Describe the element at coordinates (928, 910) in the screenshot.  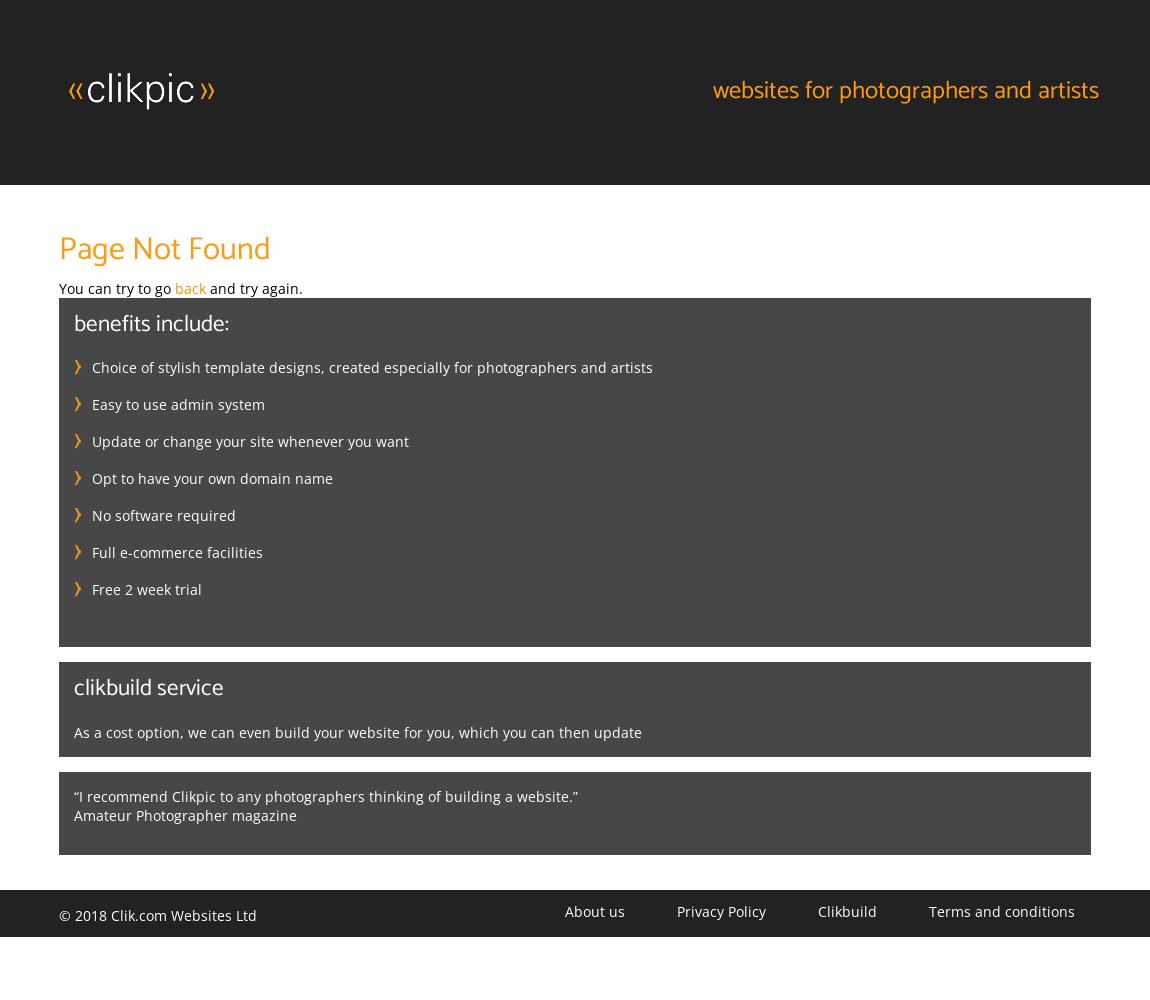
I see `'Terms and conditions'` at that location.